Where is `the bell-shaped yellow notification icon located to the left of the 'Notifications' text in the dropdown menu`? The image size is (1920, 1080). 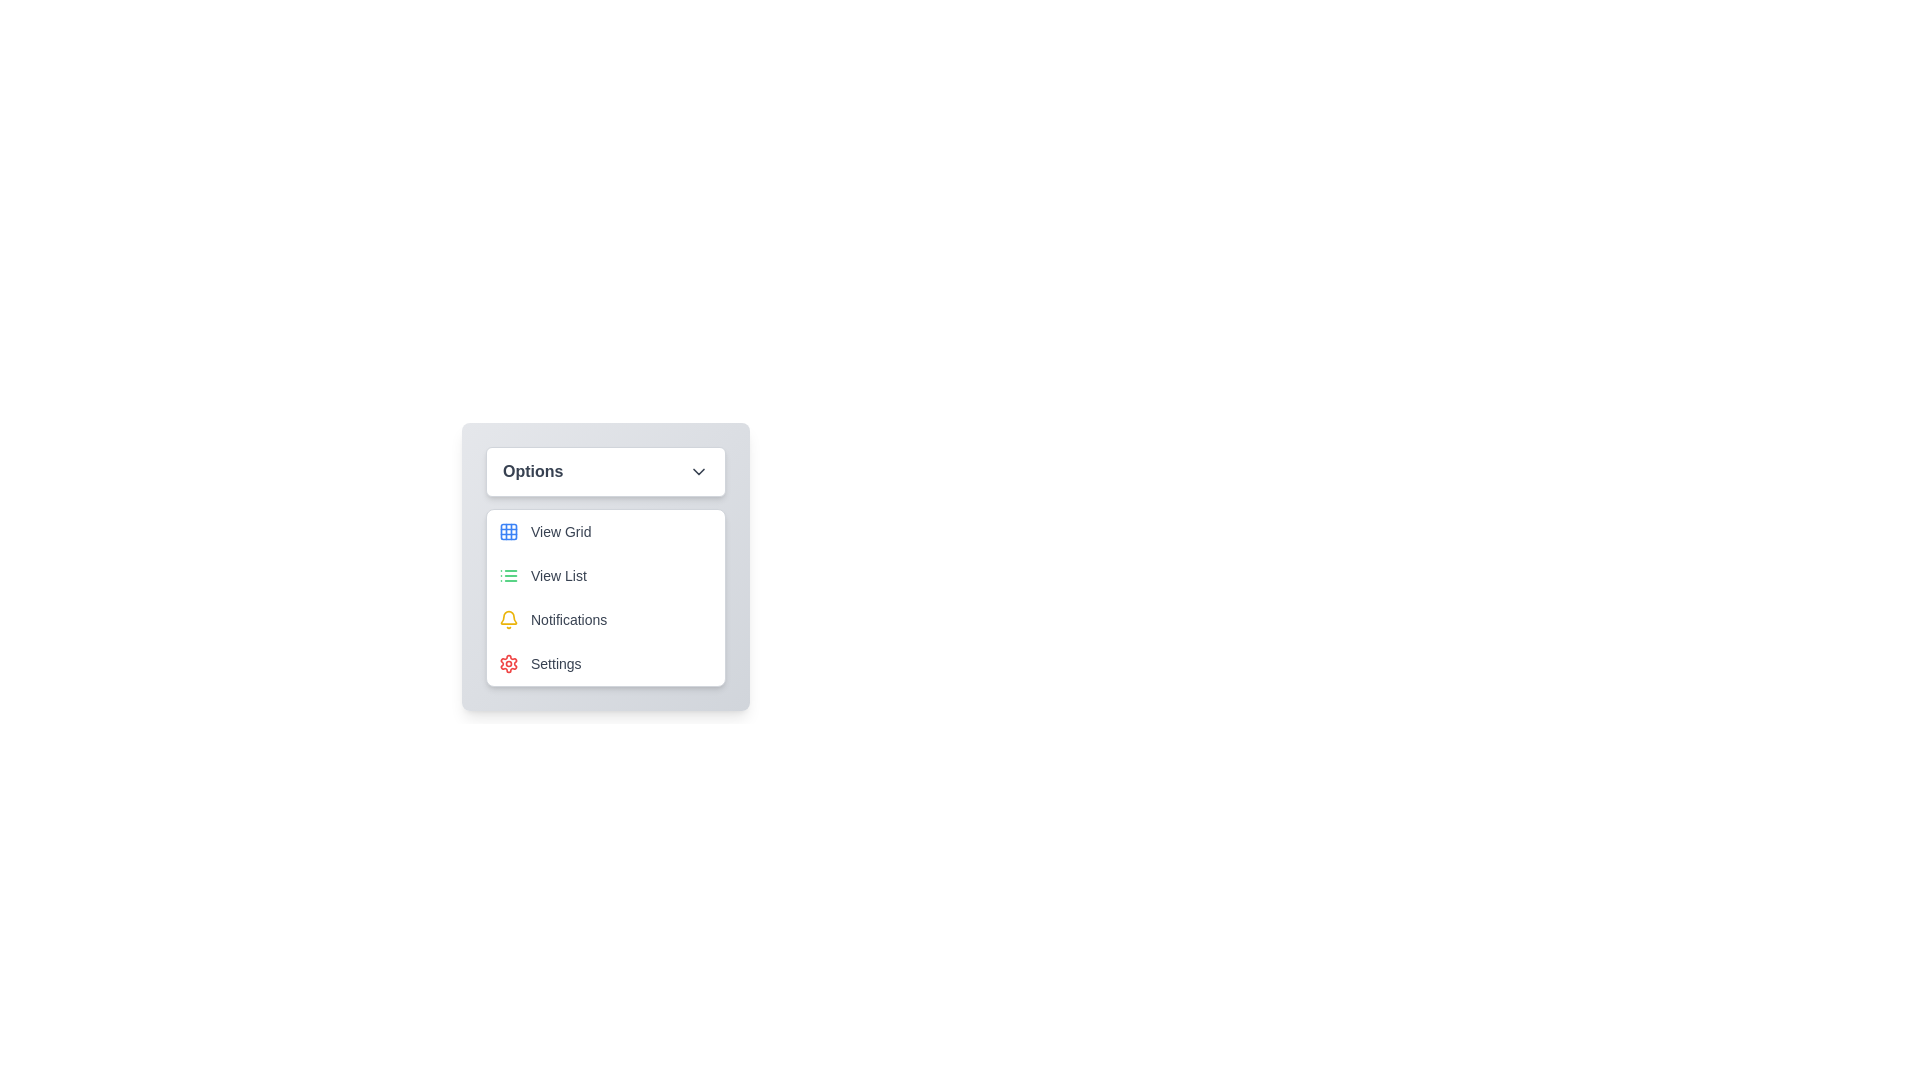
the bell-shaped yellow notification icon located to the left of the 'Notifications' text in the dropdown menu is located at coordinates (508, 619).